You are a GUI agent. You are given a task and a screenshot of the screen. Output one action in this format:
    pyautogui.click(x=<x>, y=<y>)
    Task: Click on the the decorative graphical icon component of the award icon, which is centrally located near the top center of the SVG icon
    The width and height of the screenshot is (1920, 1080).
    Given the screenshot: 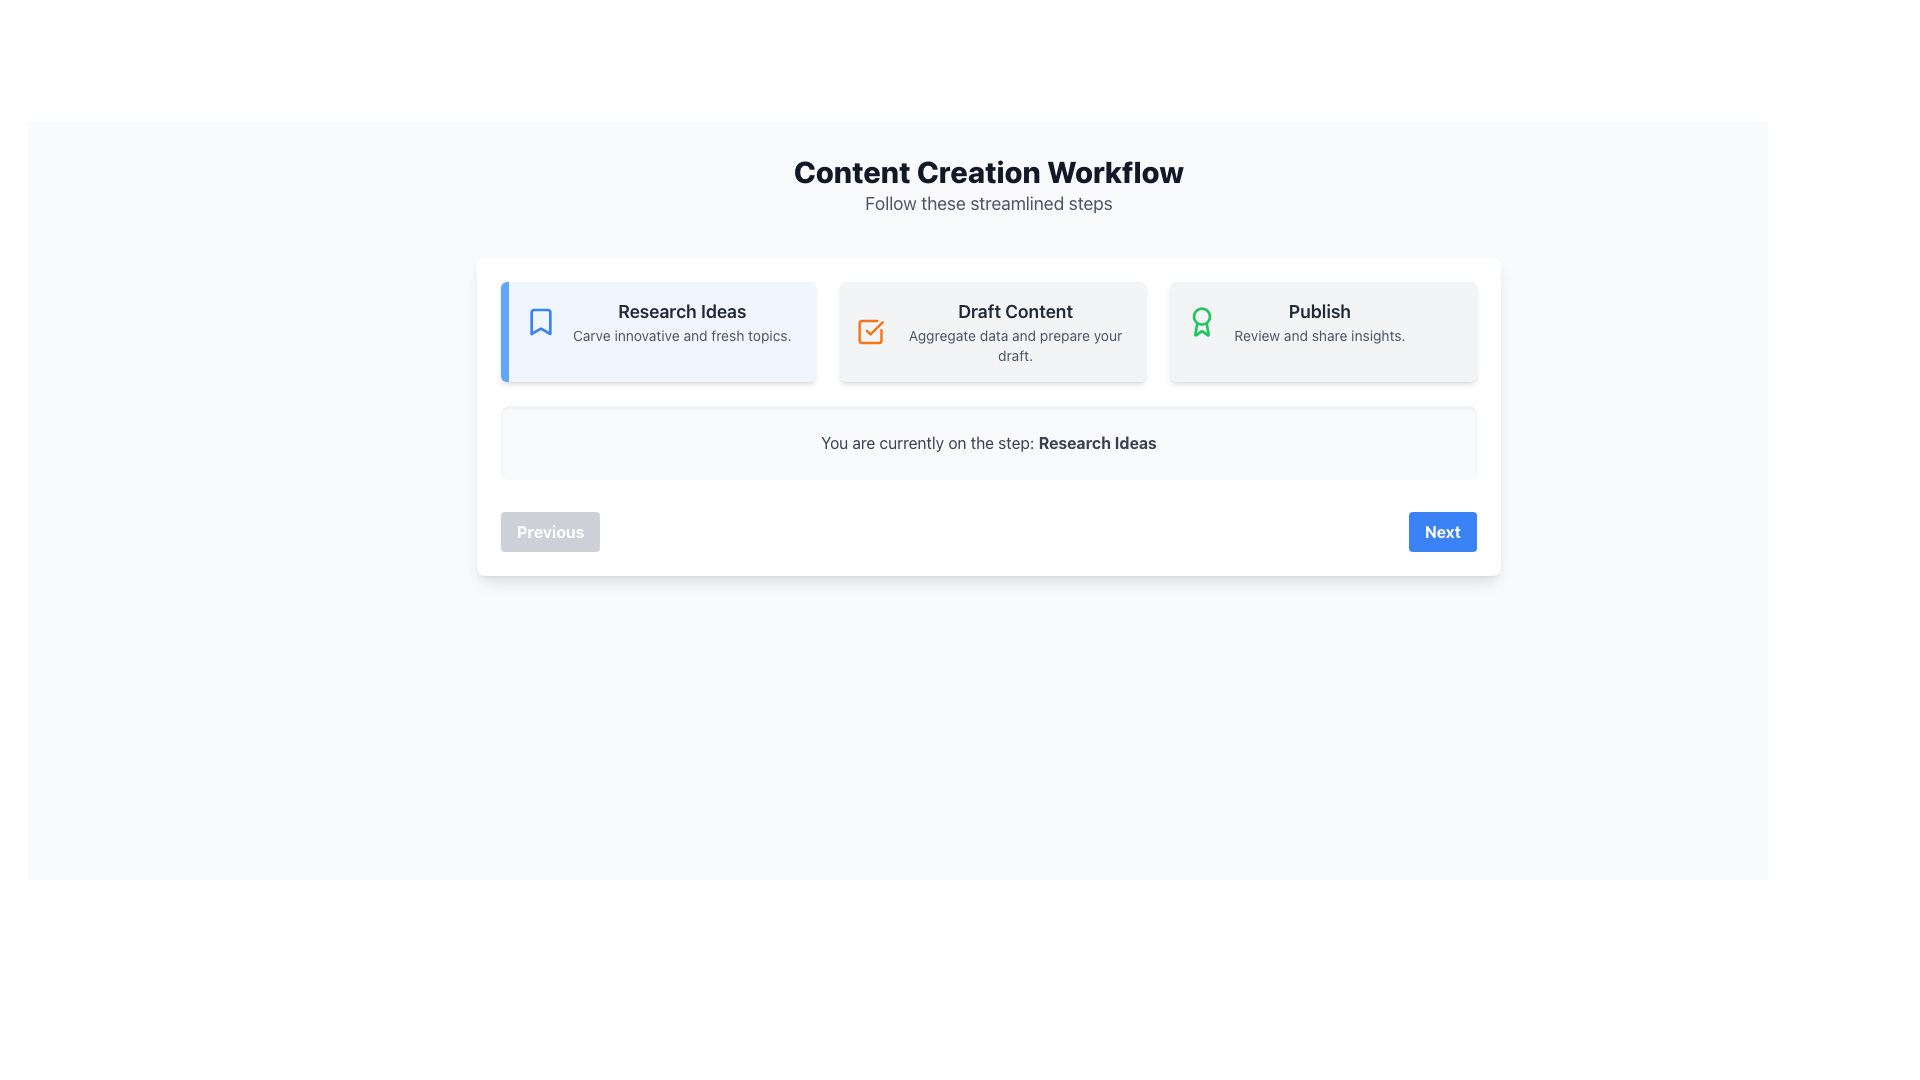 What is the action you would take?
    pyautogui.click(x=1201, y=315)
    